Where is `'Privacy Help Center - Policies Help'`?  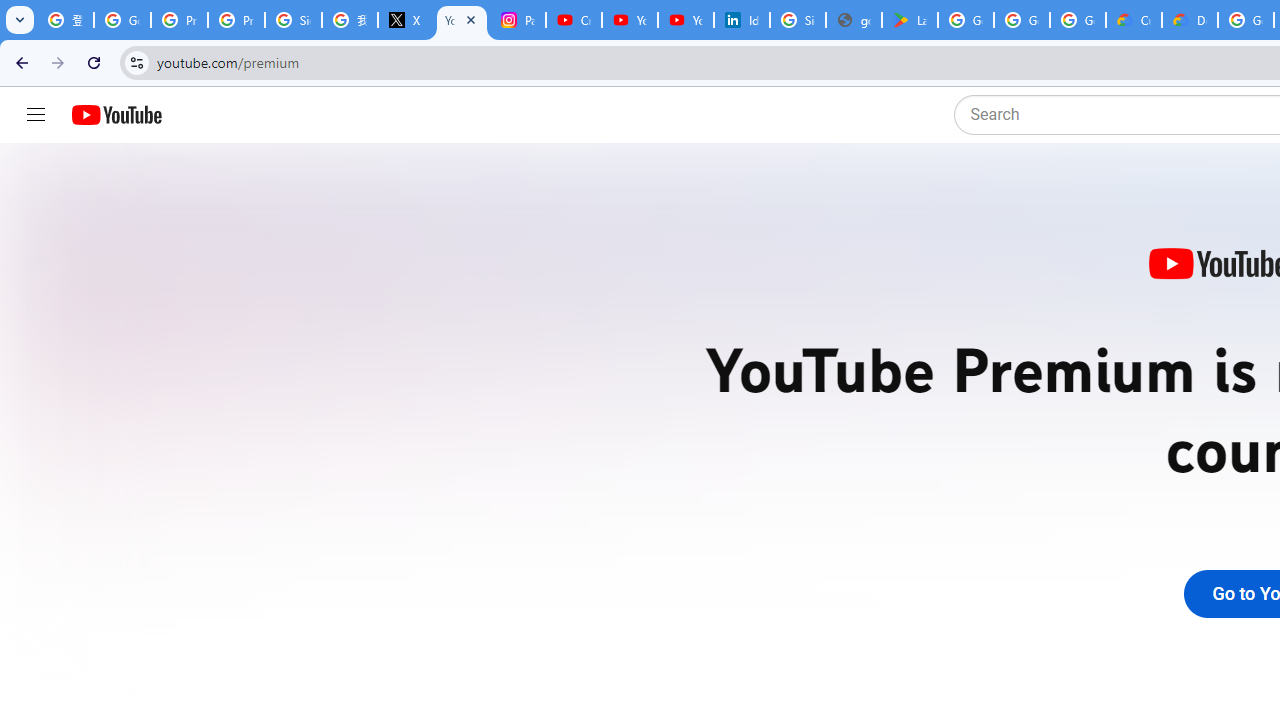
'Privacy Help Center - Policies Help' is located at coordinates (236, 20).